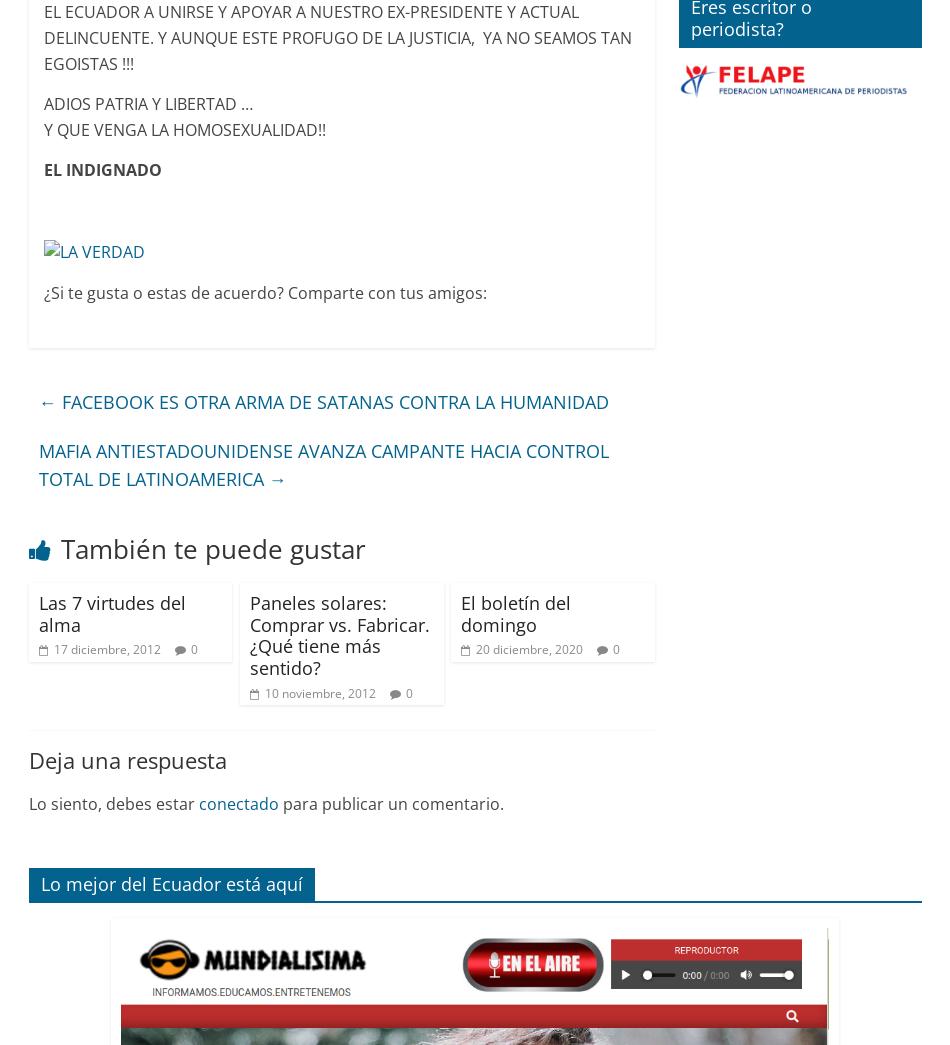  I want to click on 'MAFIA ANTIESTADOUNIDENSE AVANZA CAMPANTE HACIA CONTROL TOTAL DE LATINOAMERICA', so click(322, 464).